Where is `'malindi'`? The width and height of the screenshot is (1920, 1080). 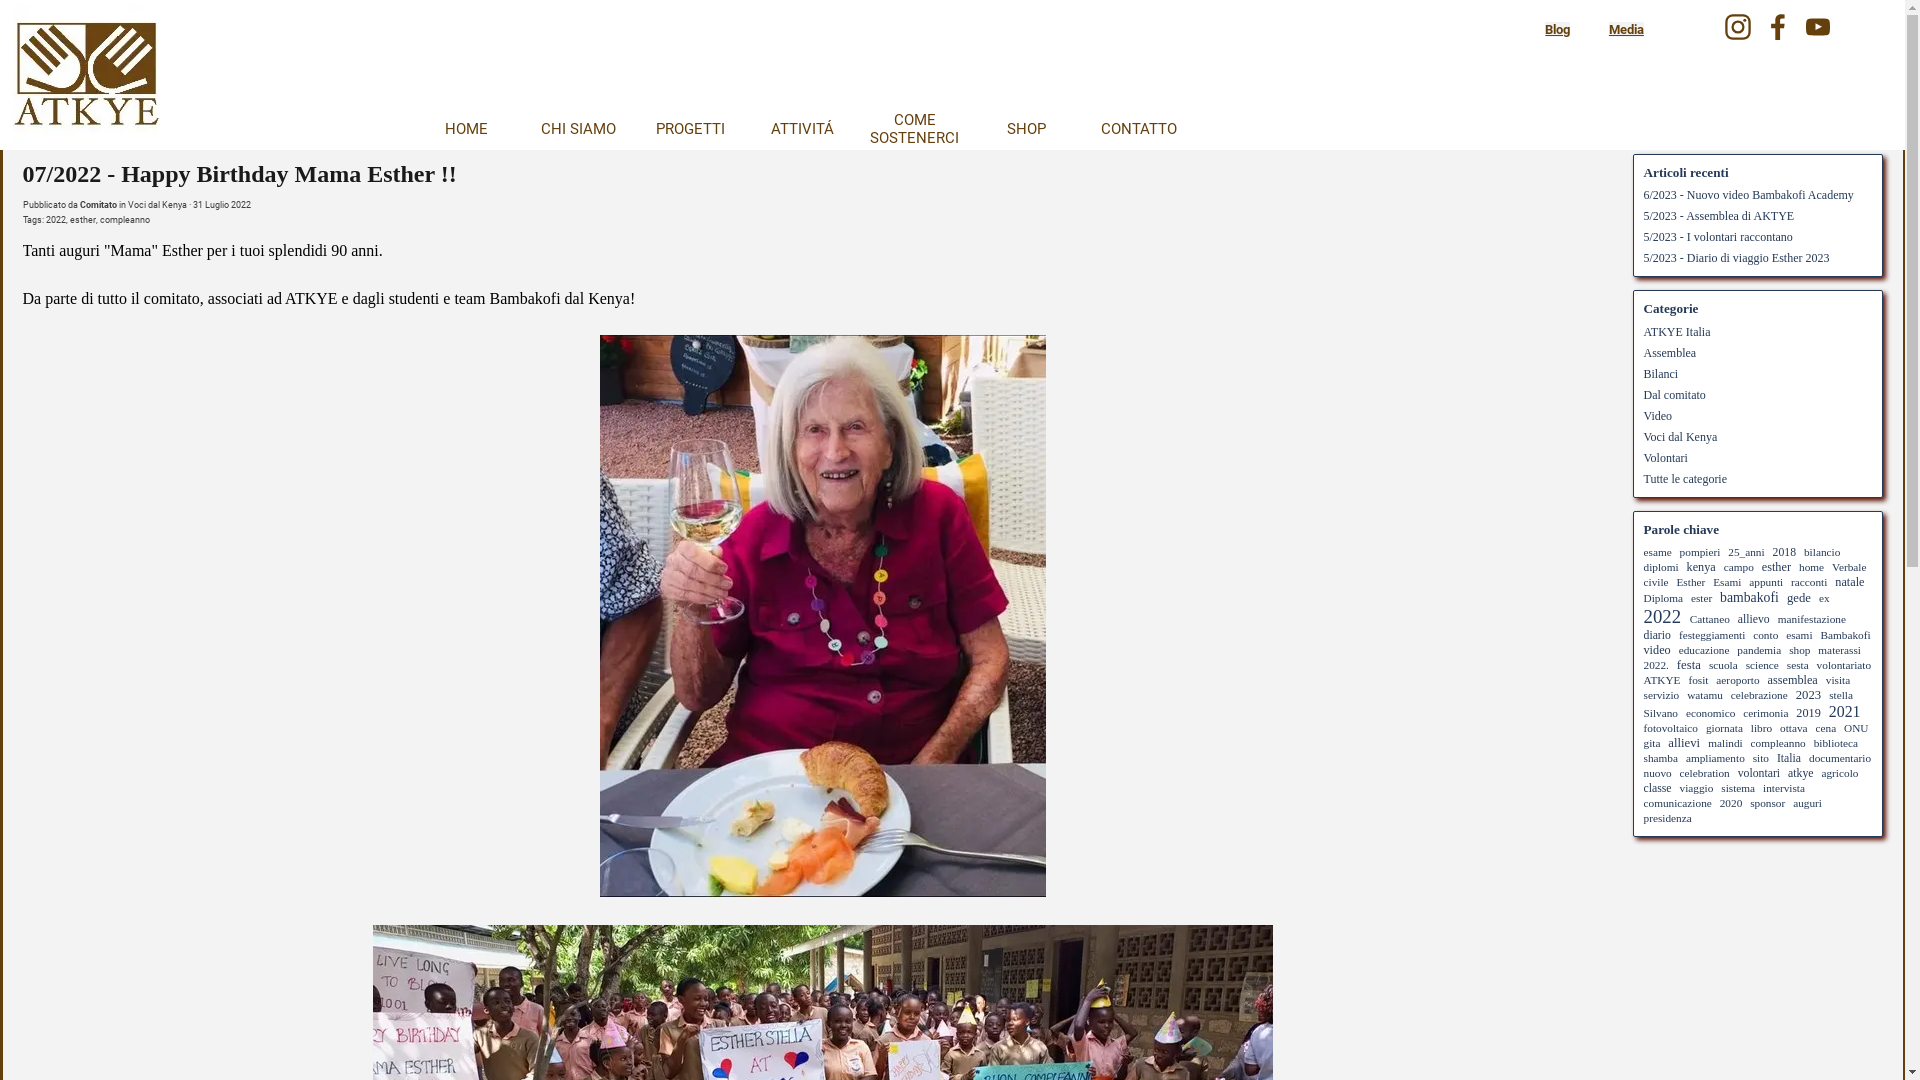 'malindi' is located at coordinates (1723, 743).